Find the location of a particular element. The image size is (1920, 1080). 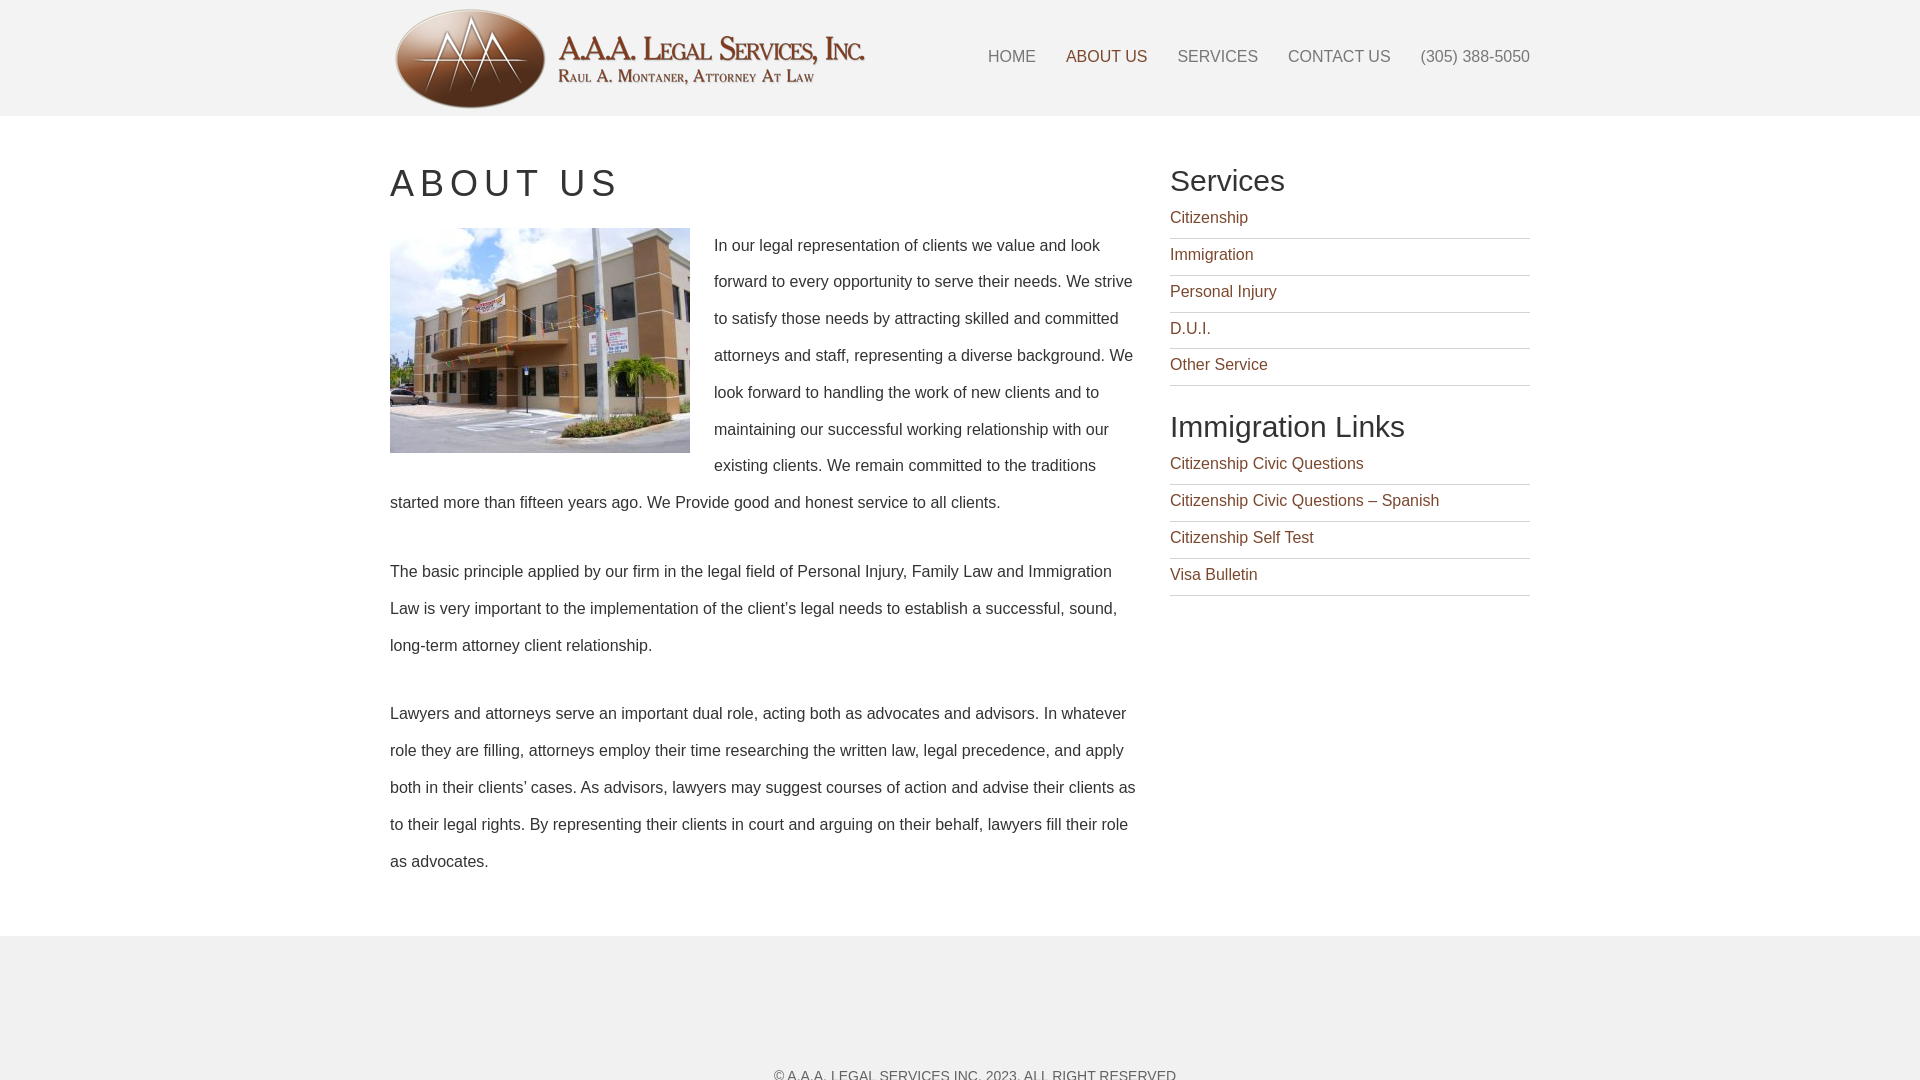

'SERVICES' is located at coordinates (1216, 56).